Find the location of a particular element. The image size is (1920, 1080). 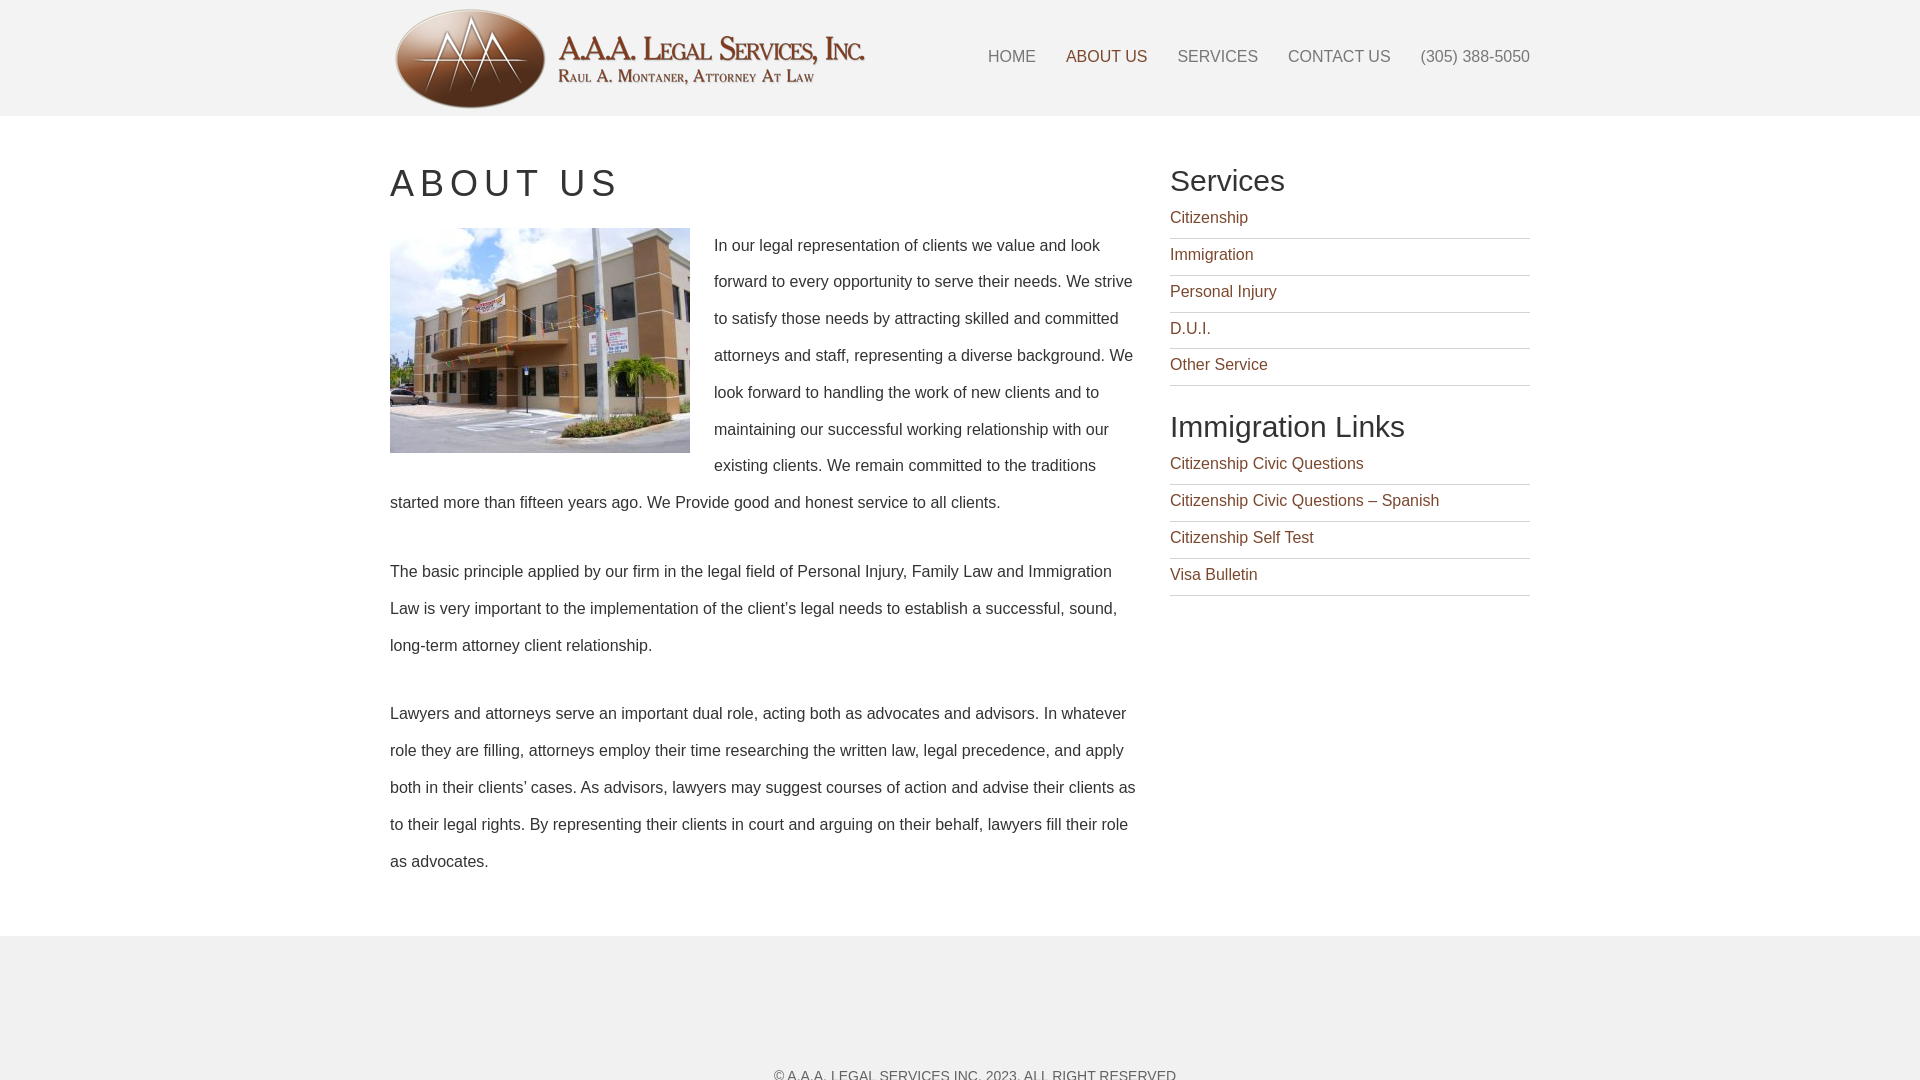

'SERVICES' is located at coordinates (1216, 56).